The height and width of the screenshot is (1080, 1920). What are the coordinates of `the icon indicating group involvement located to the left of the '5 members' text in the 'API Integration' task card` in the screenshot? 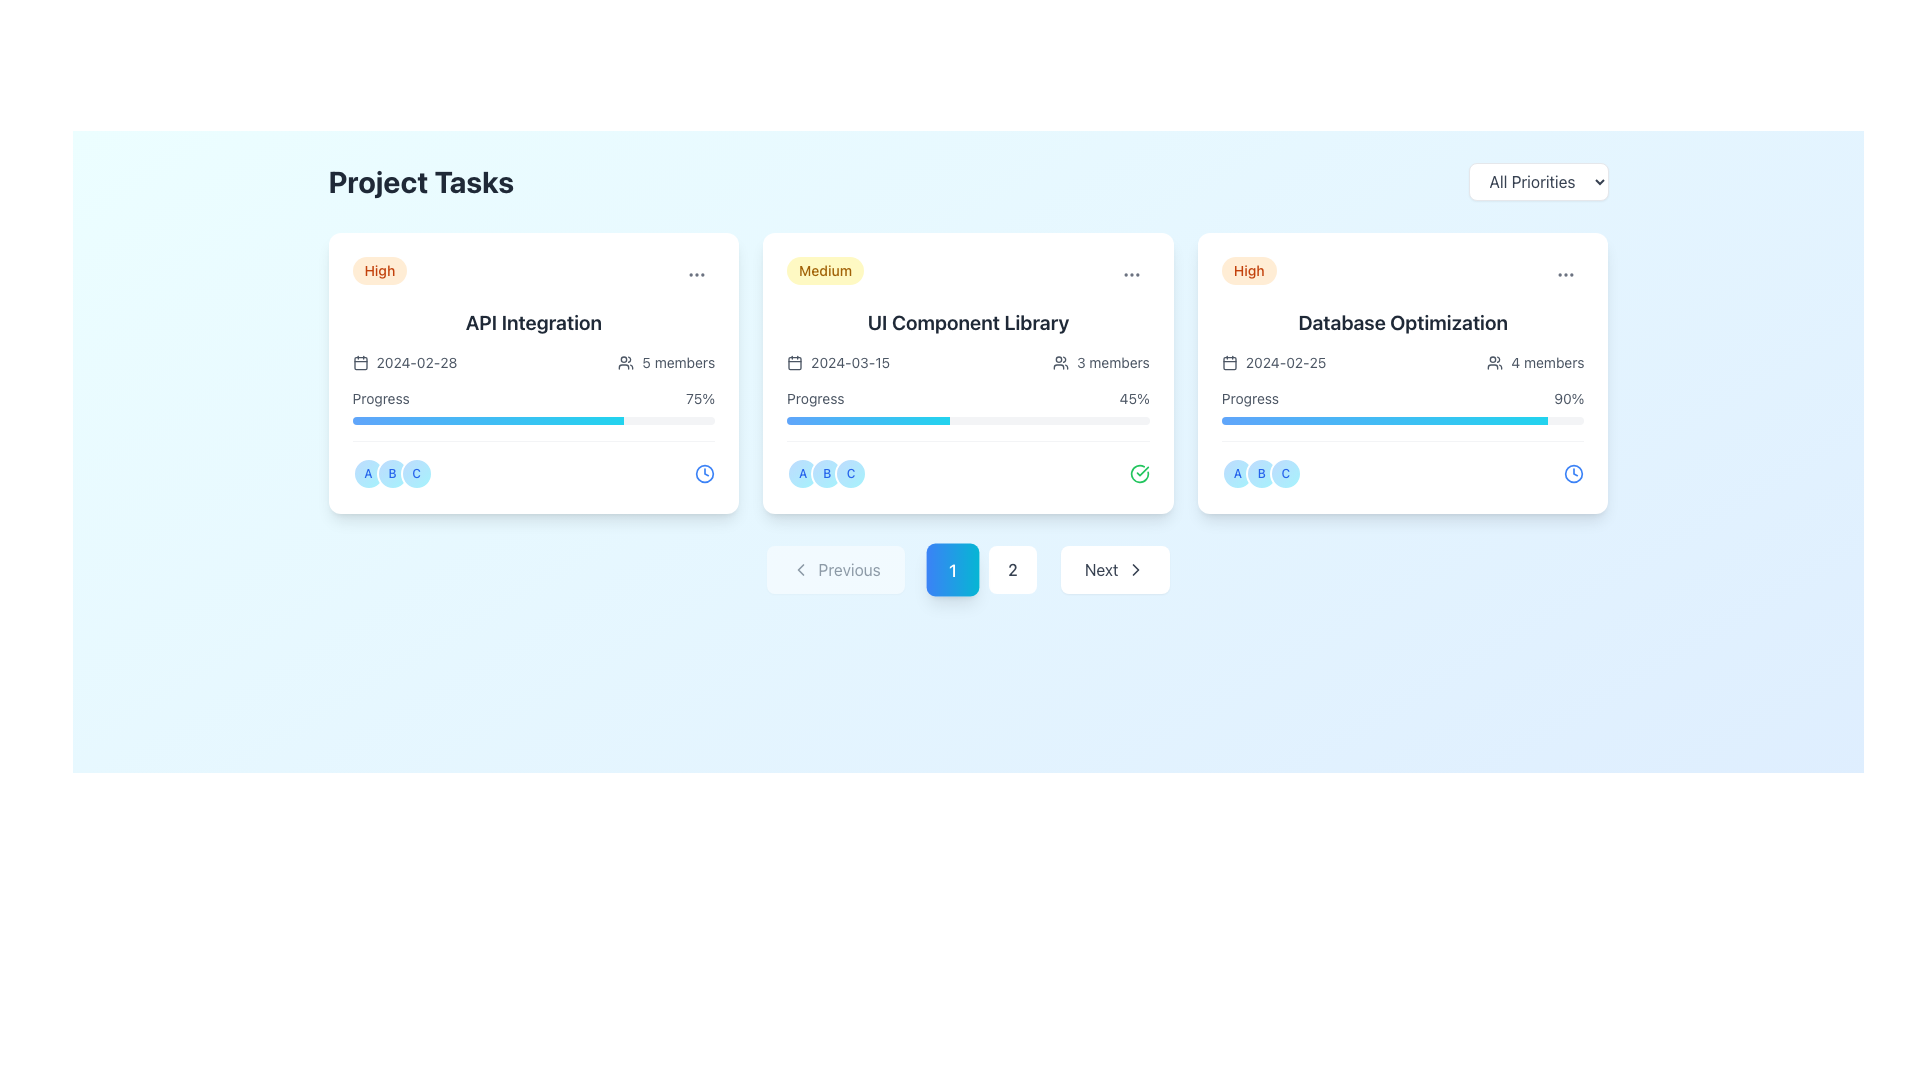 It's located at (625, 362).